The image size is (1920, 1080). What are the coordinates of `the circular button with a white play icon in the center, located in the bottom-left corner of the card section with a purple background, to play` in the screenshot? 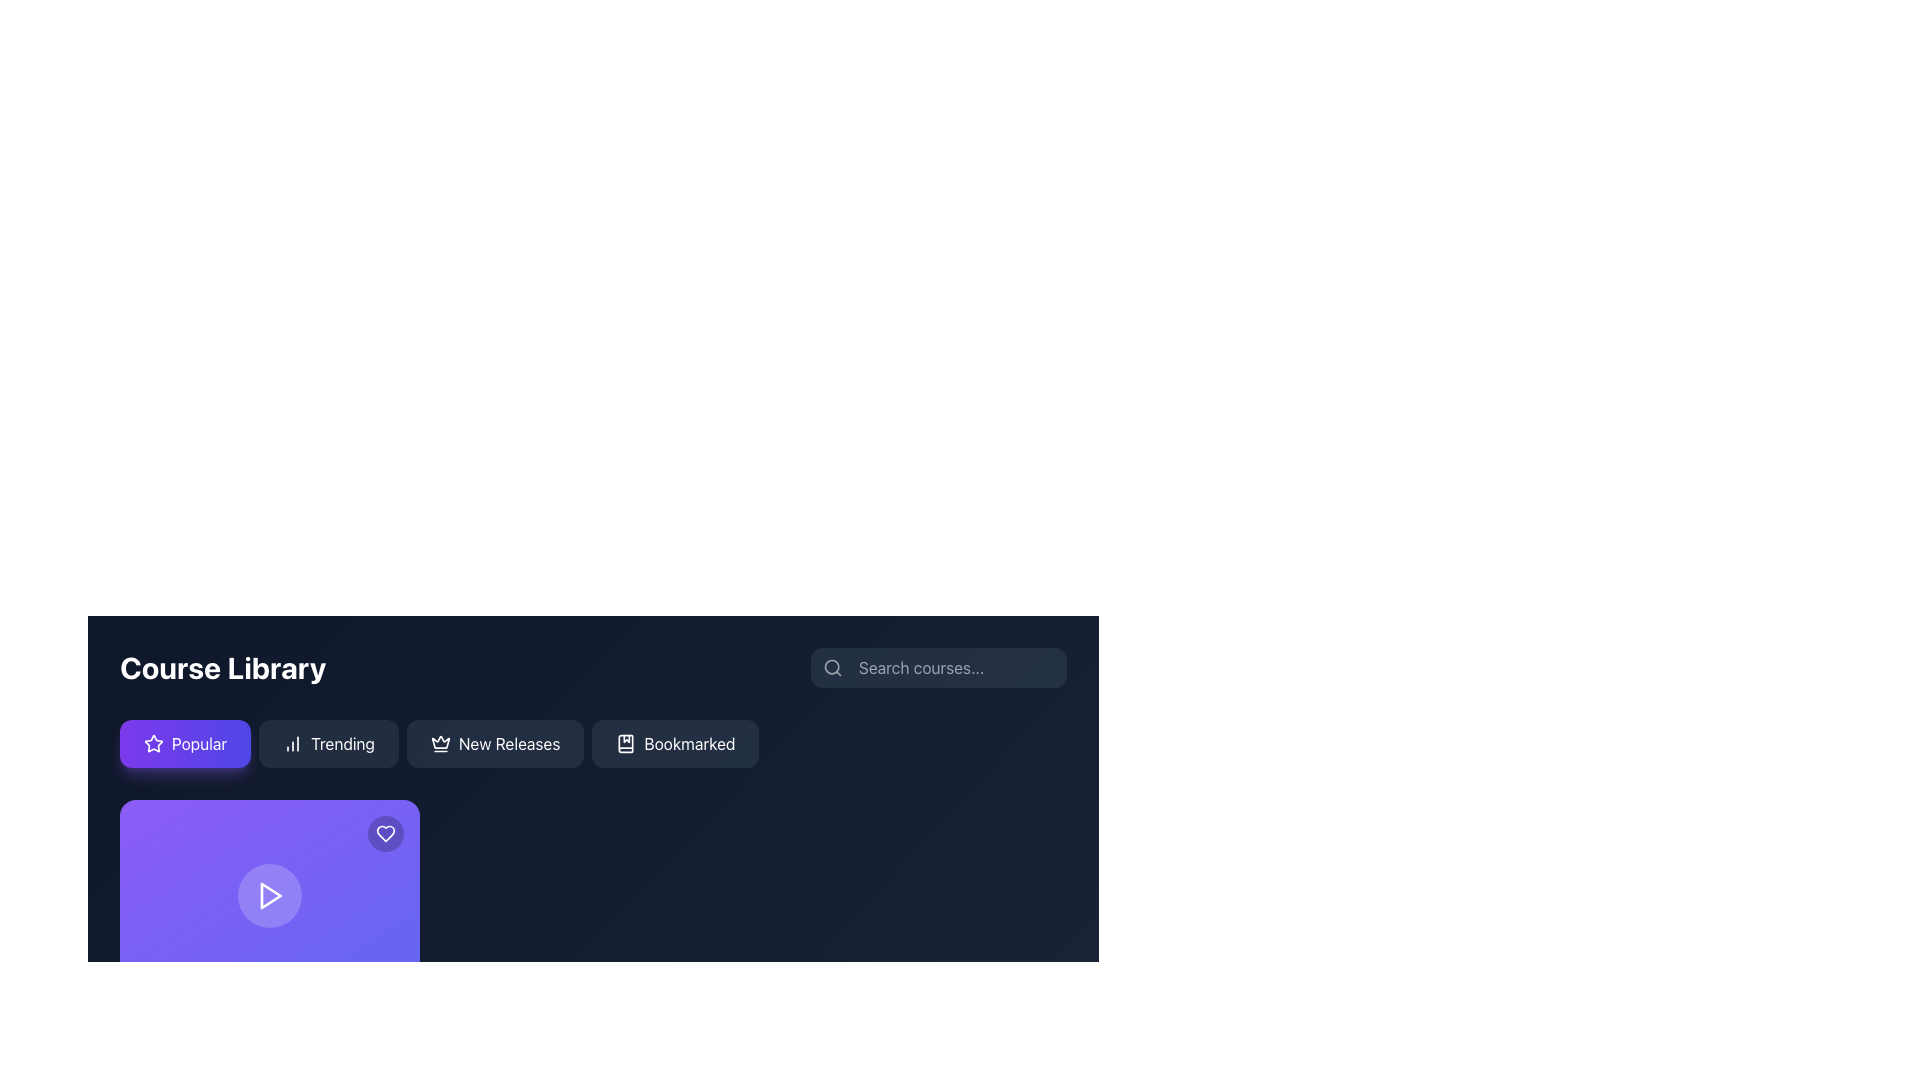 It's located at (268, 894).